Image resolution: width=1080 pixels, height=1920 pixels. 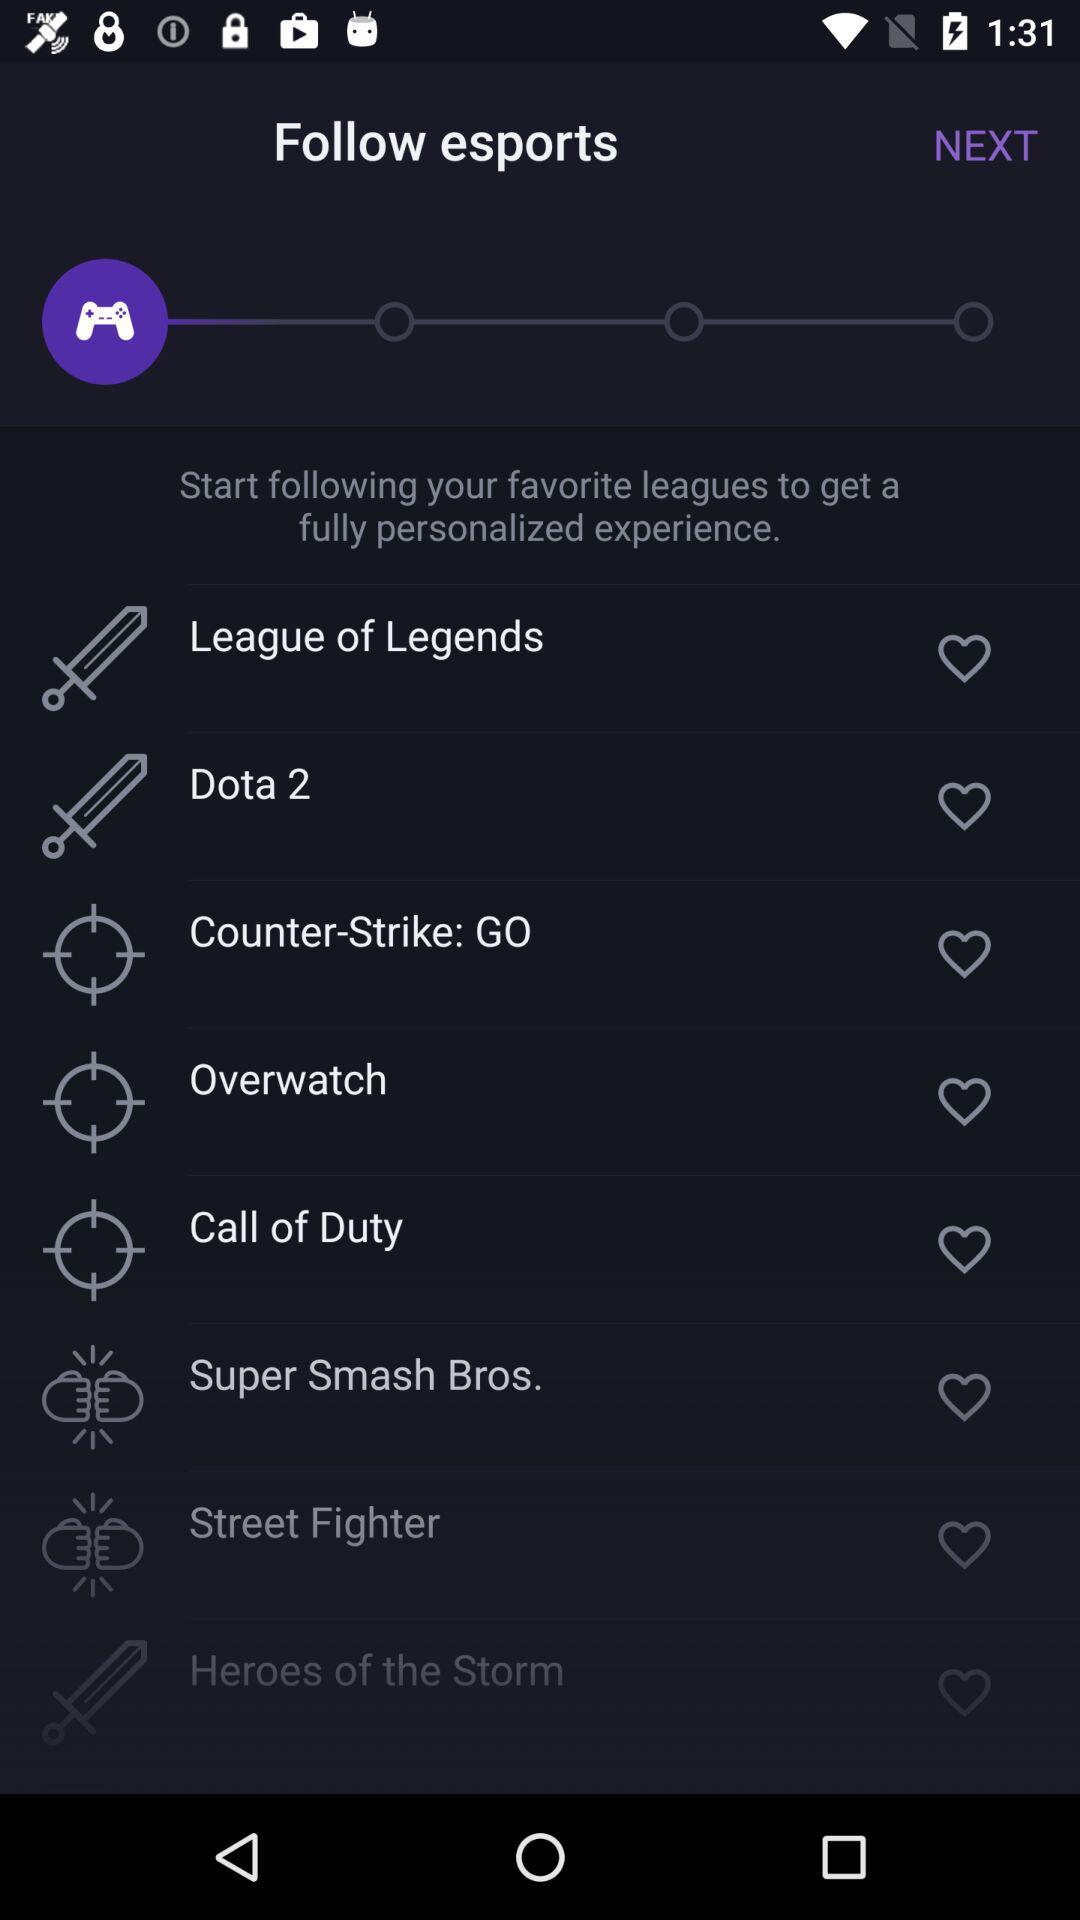 What do you see at coordinates (963, 1248) in the screenshot?
I see `favorite icon which is after call of duty` at bounding box center [963, 1248].